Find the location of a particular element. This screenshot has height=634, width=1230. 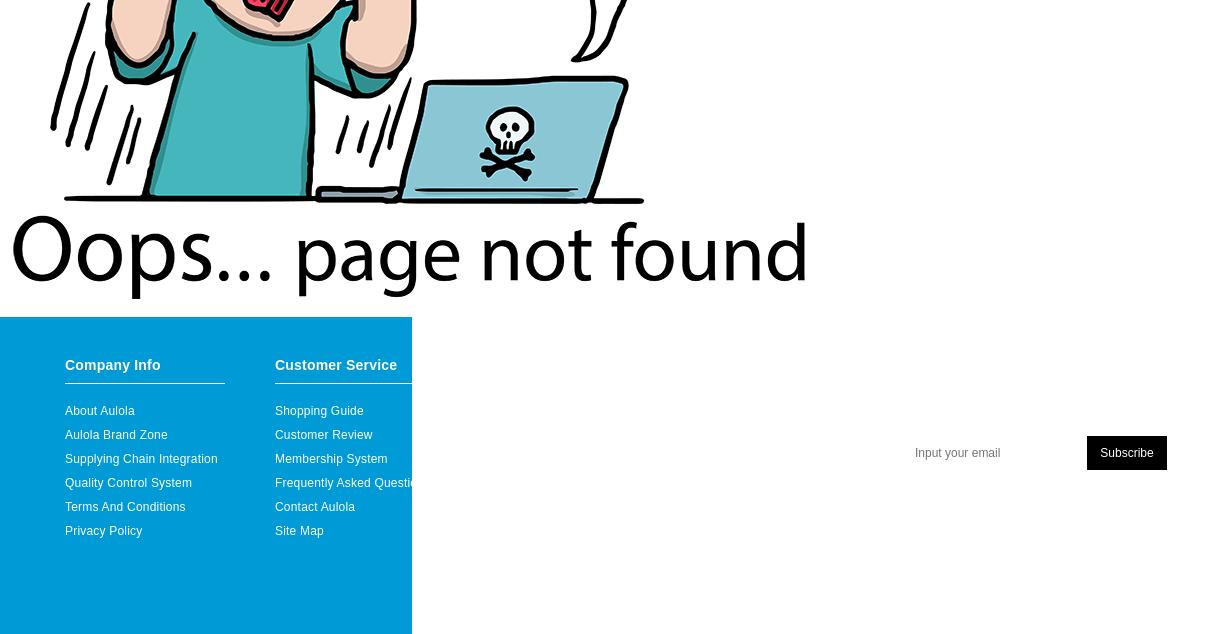

'Site Map' is located at coordinates (299, 530).